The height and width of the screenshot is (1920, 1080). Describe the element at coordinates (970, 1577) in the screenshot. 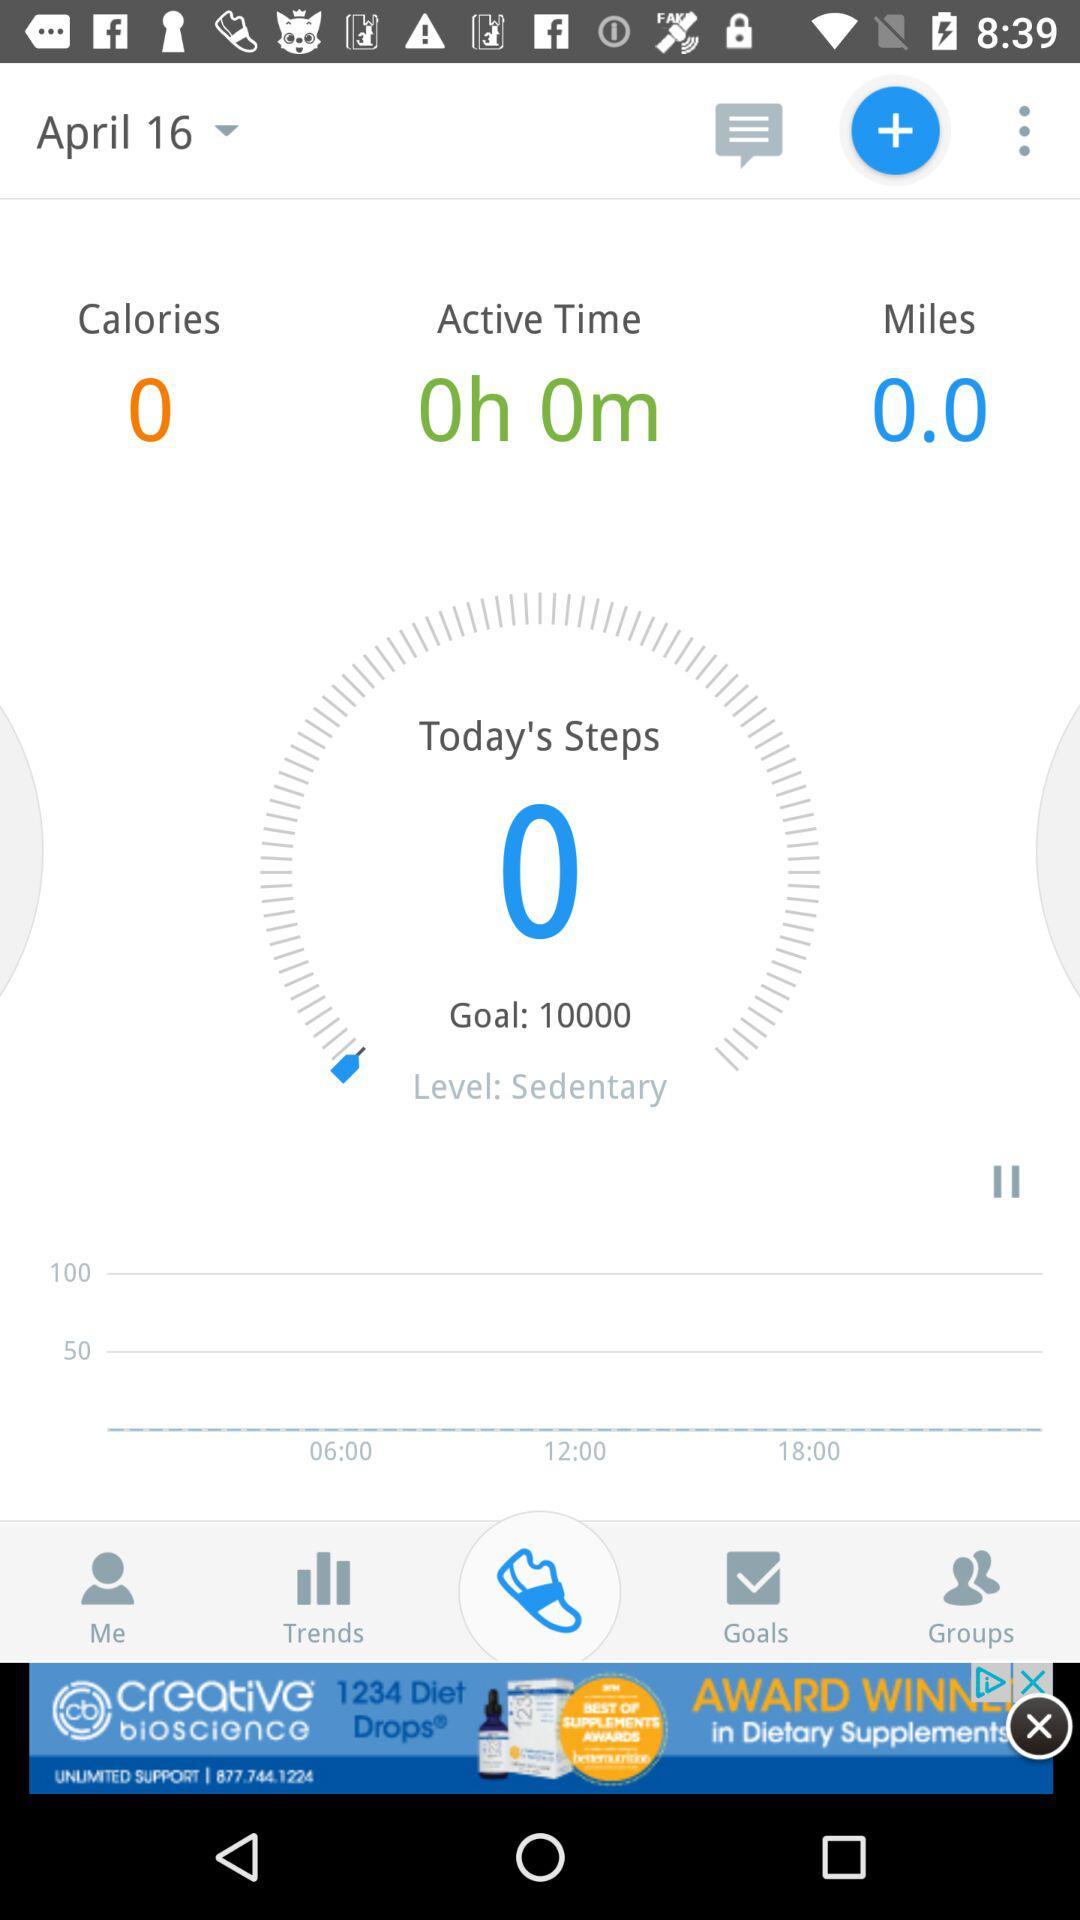

I see `the avatar icon` at that location.